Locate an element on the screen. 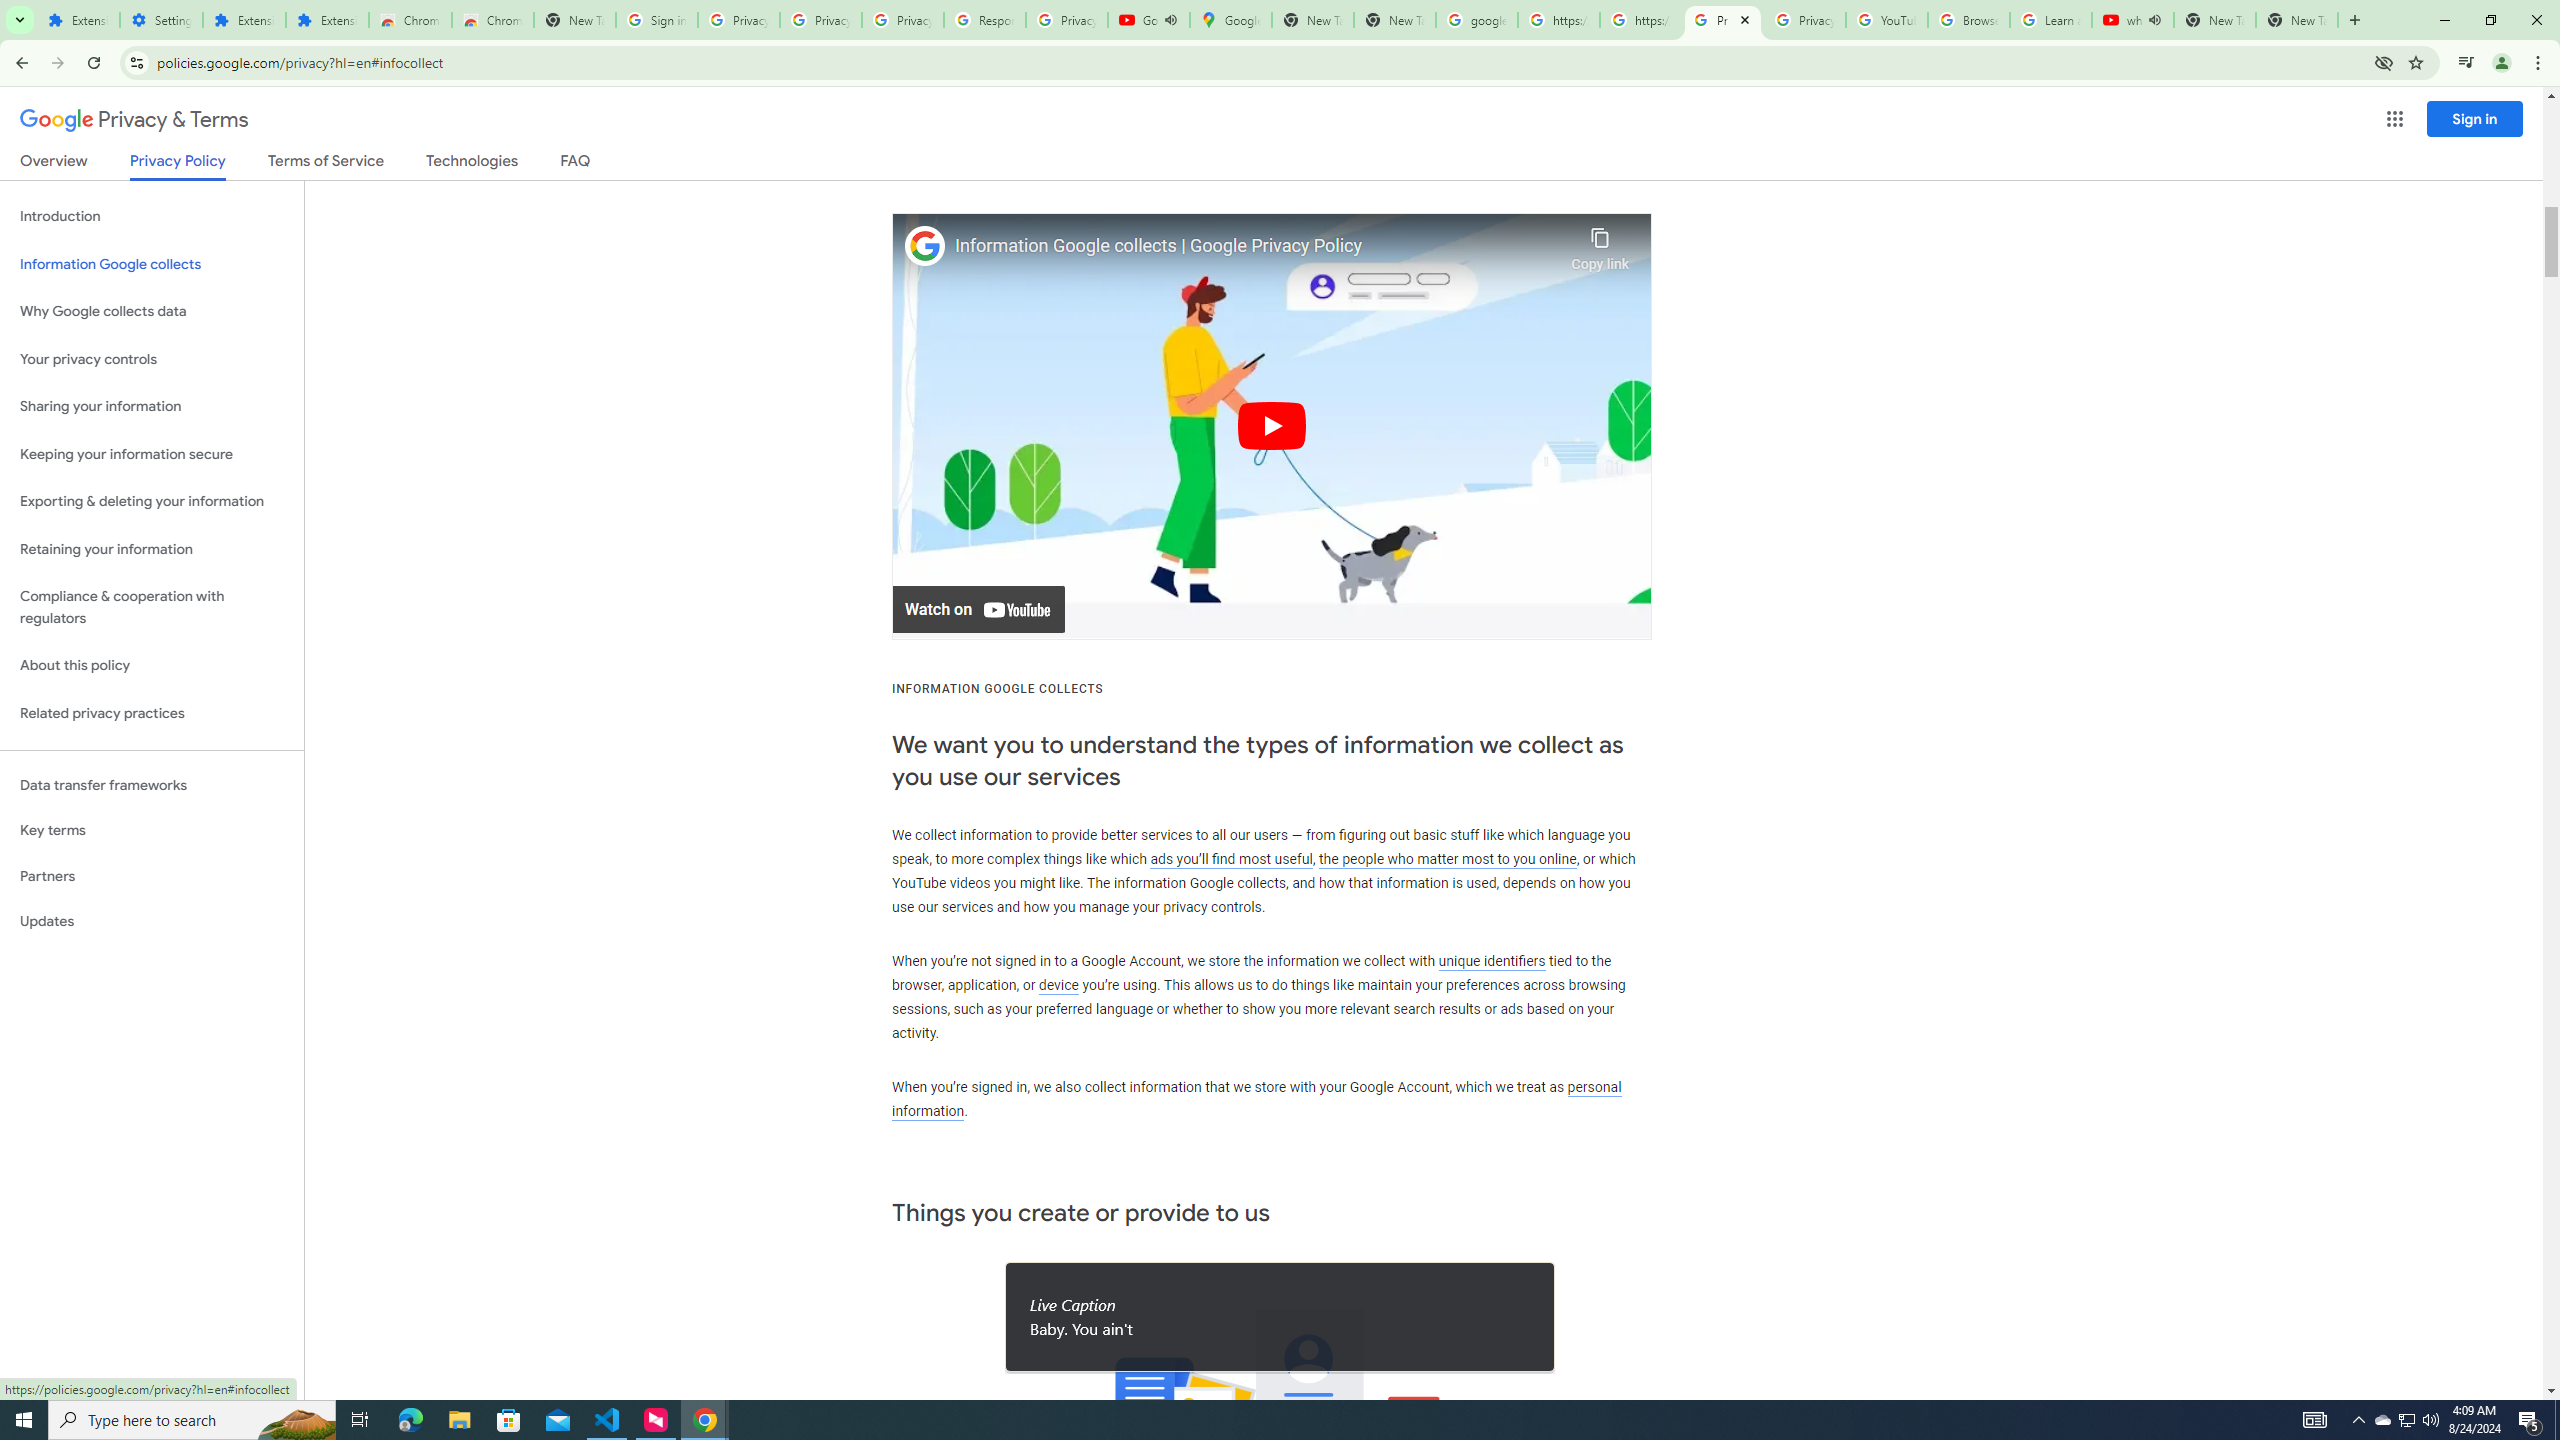  'https://scholar.google.com/' is located at coordinates (1639, 19).